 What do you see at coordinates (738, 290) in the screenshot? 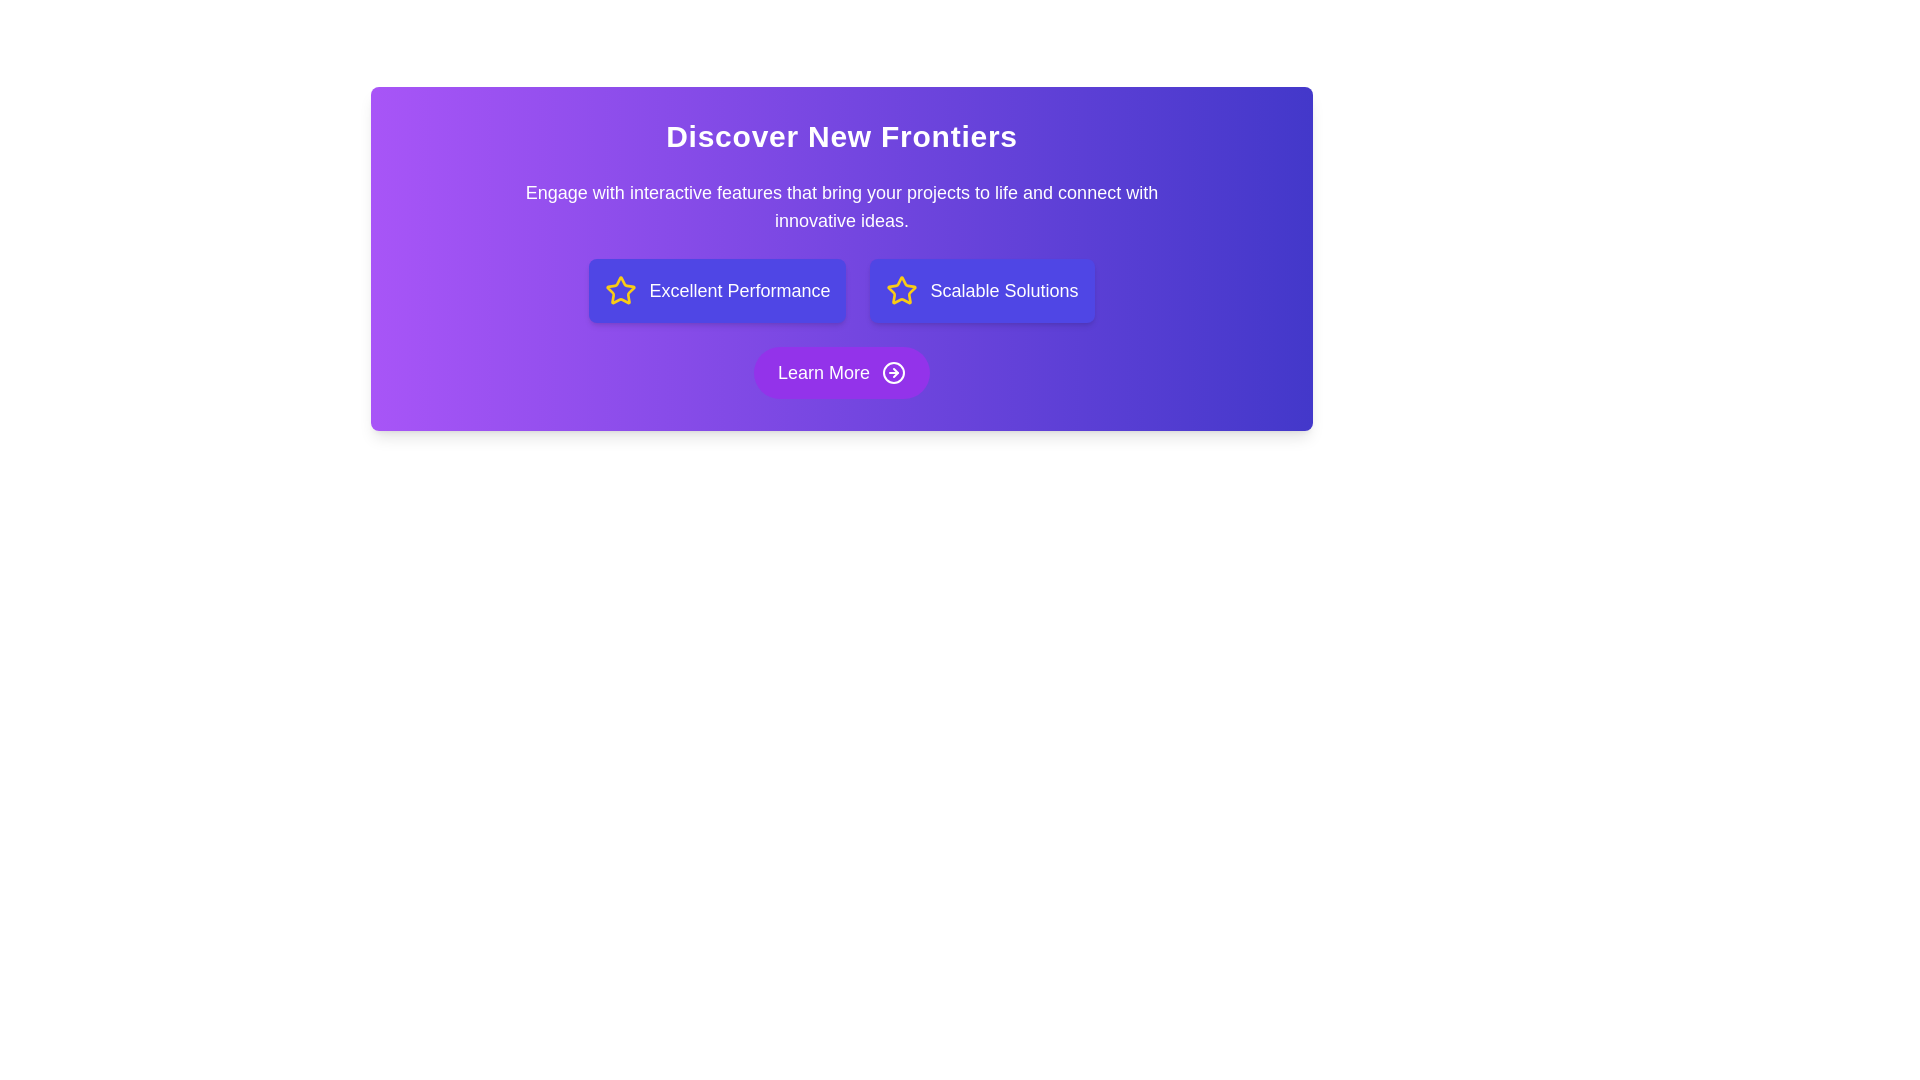
I see `the text label displaying 'Excellent Performance' which is in a bold, large, white font on a blue background, located to the right of a yellow star icon` at bounding box center [738, 290].